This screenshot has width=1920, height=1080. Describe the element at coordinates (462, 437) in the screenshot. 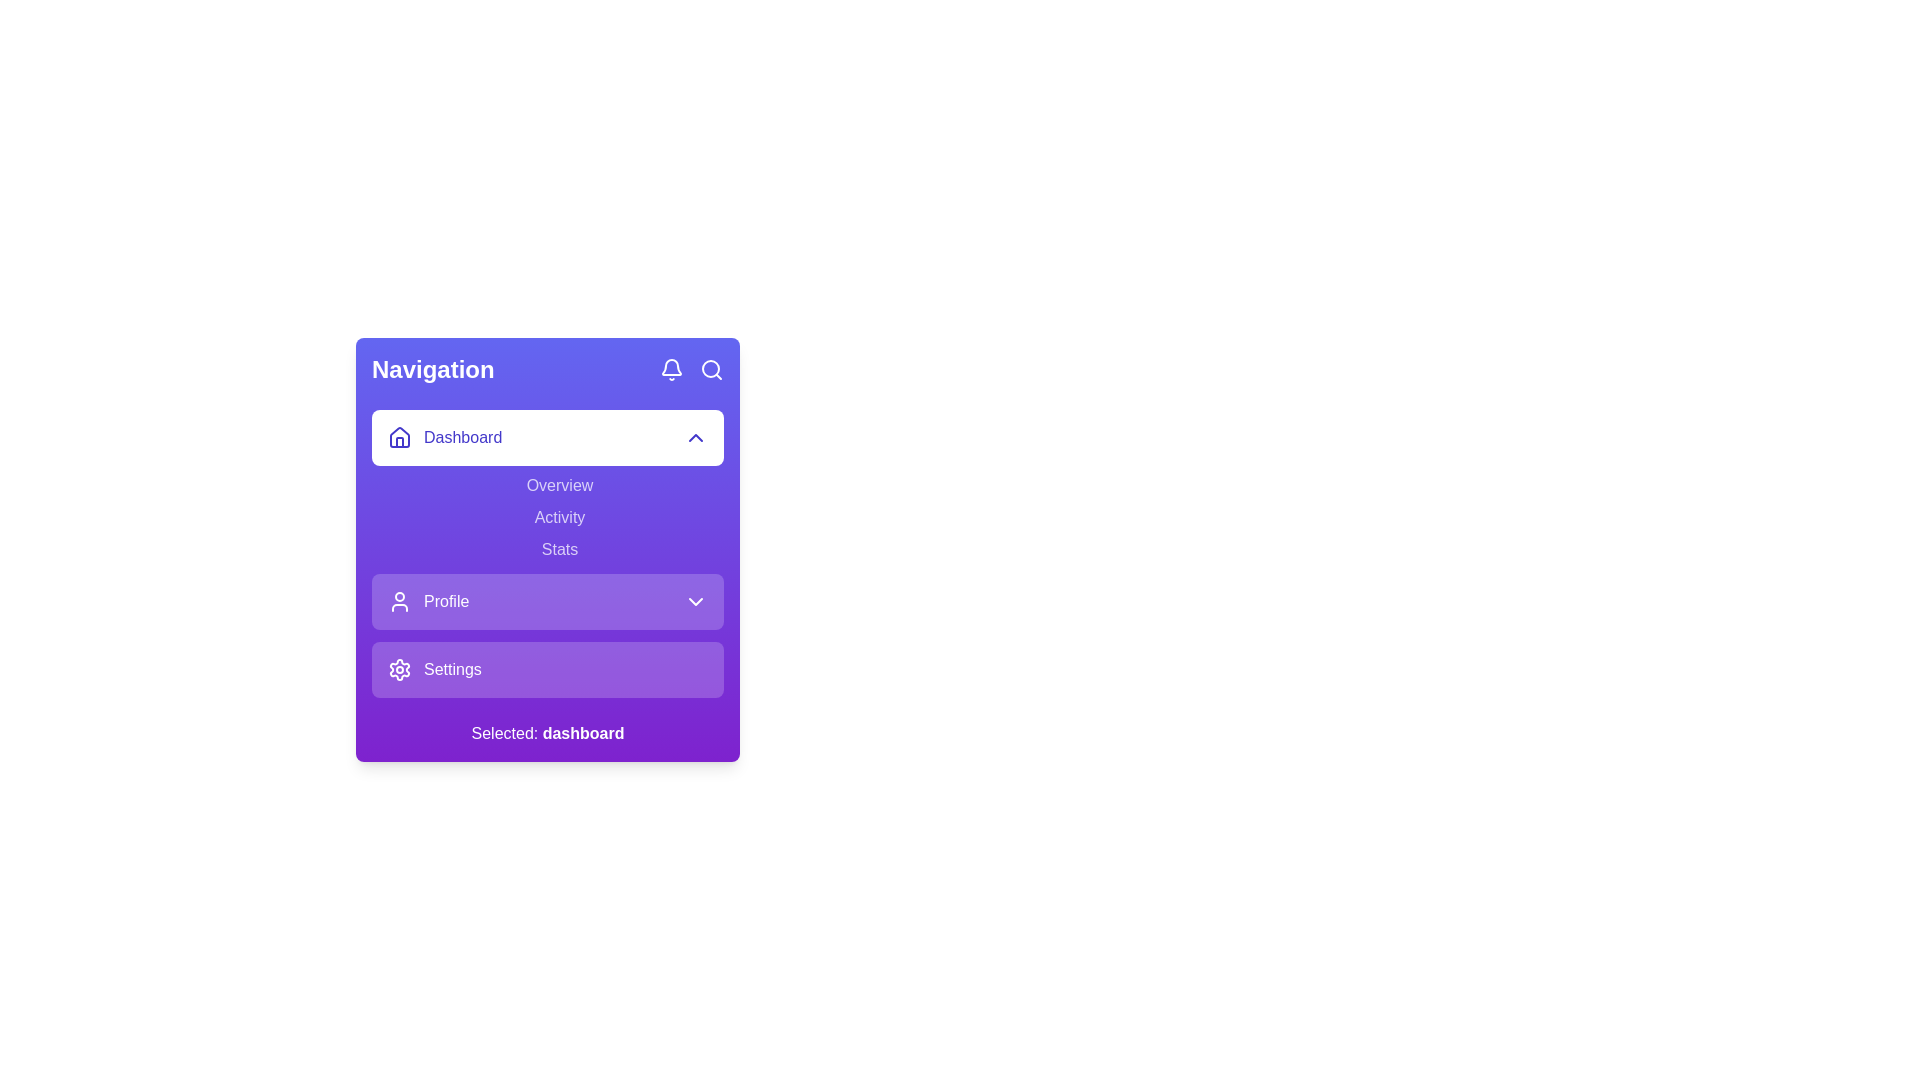

I see `the 'Dashboard' text label in the navigation component` at that location.